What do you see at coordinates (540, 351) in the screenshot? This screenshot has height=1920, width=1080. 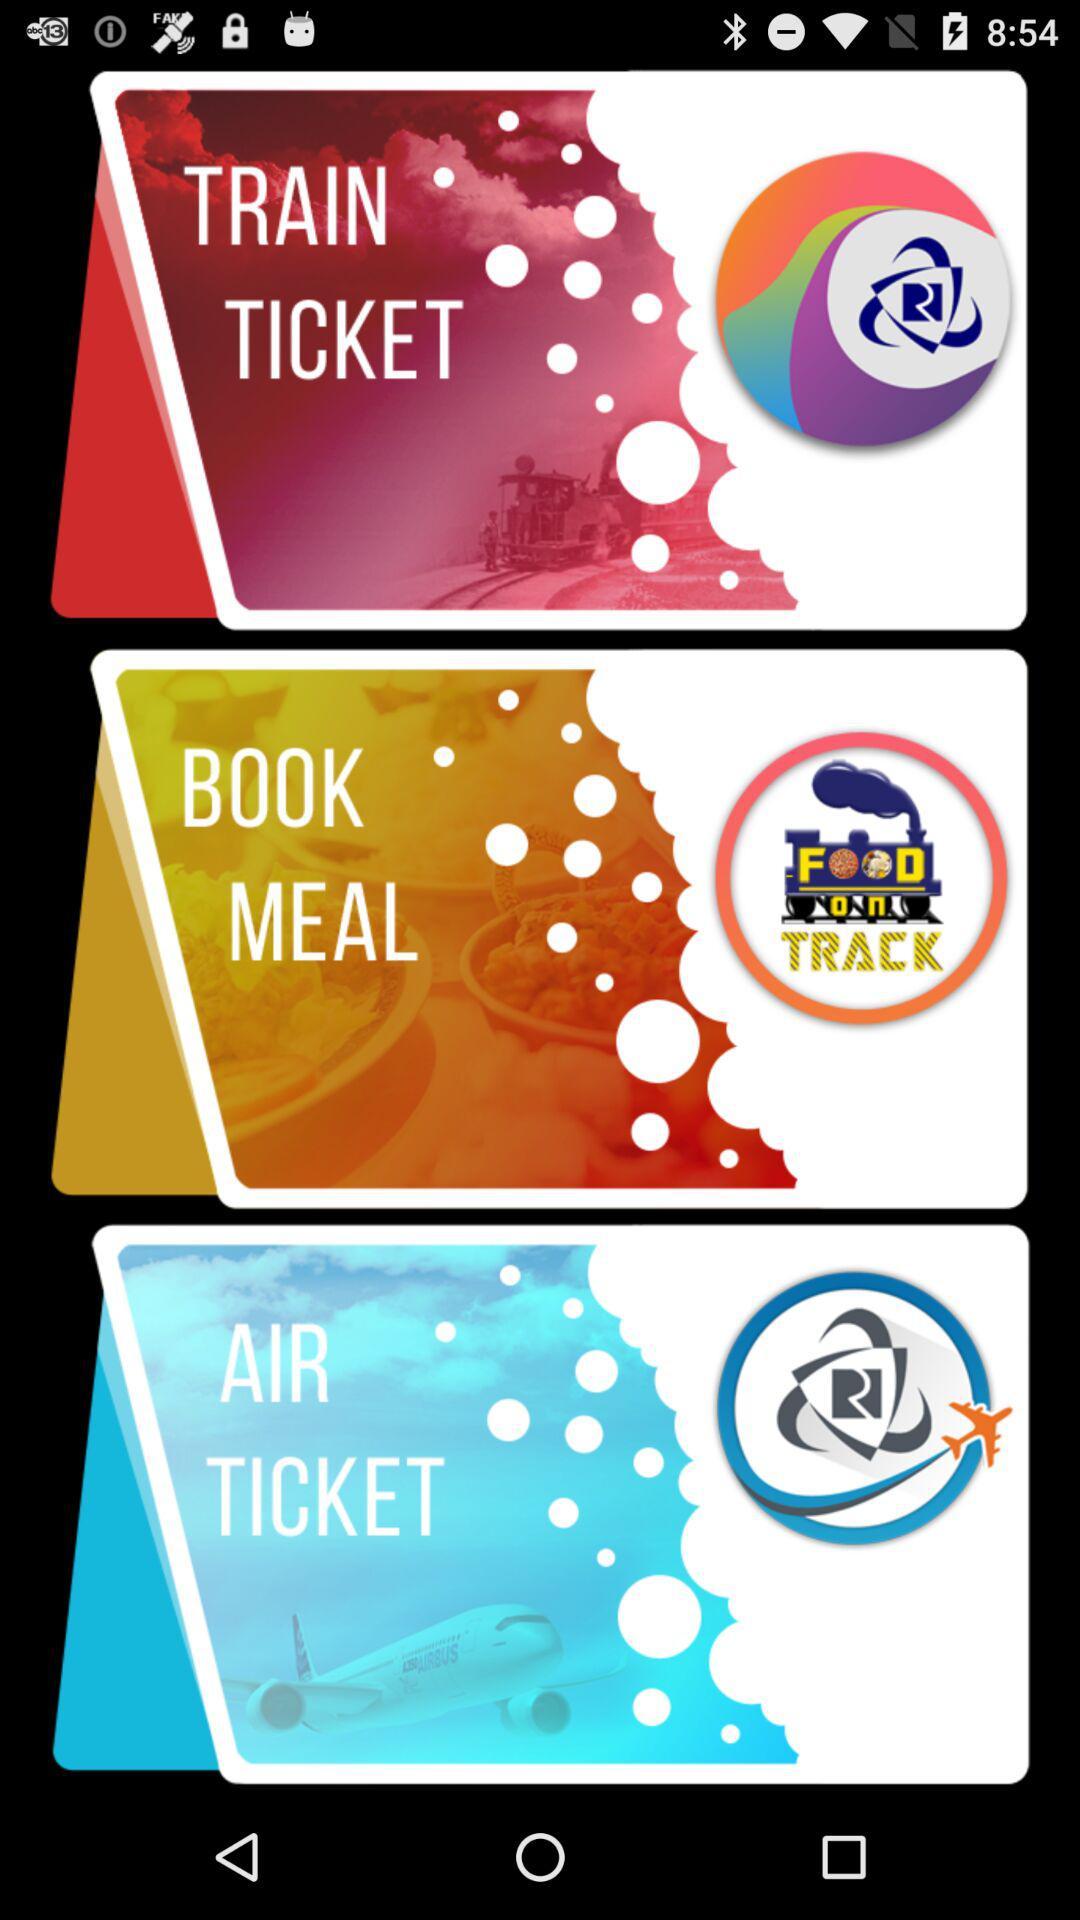 I see `train ticket` at bounding box center [540, 351].